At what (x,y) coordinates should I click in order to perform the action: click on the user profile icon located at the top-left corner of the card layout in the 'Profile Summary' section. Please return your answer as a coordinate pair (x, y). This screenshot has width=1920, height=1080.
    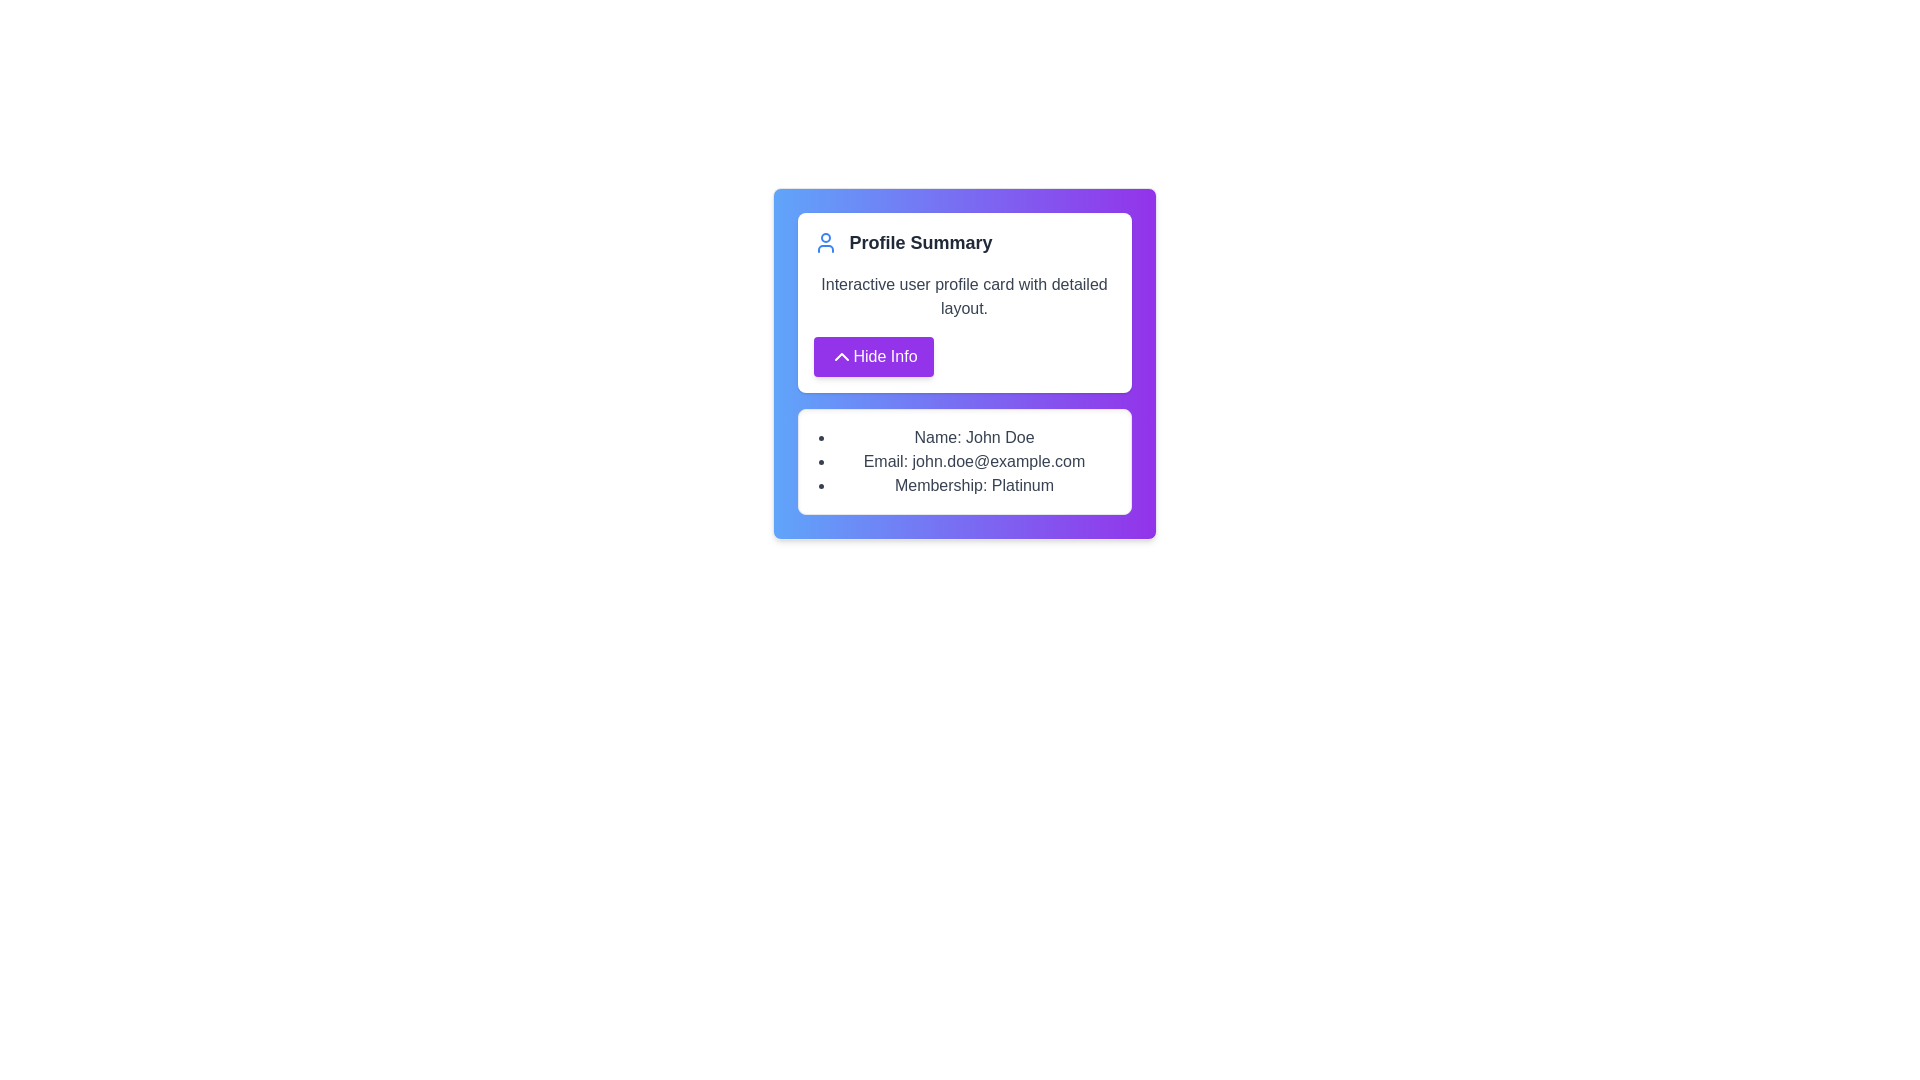
    Looking at the image, I should click on (825, 242).